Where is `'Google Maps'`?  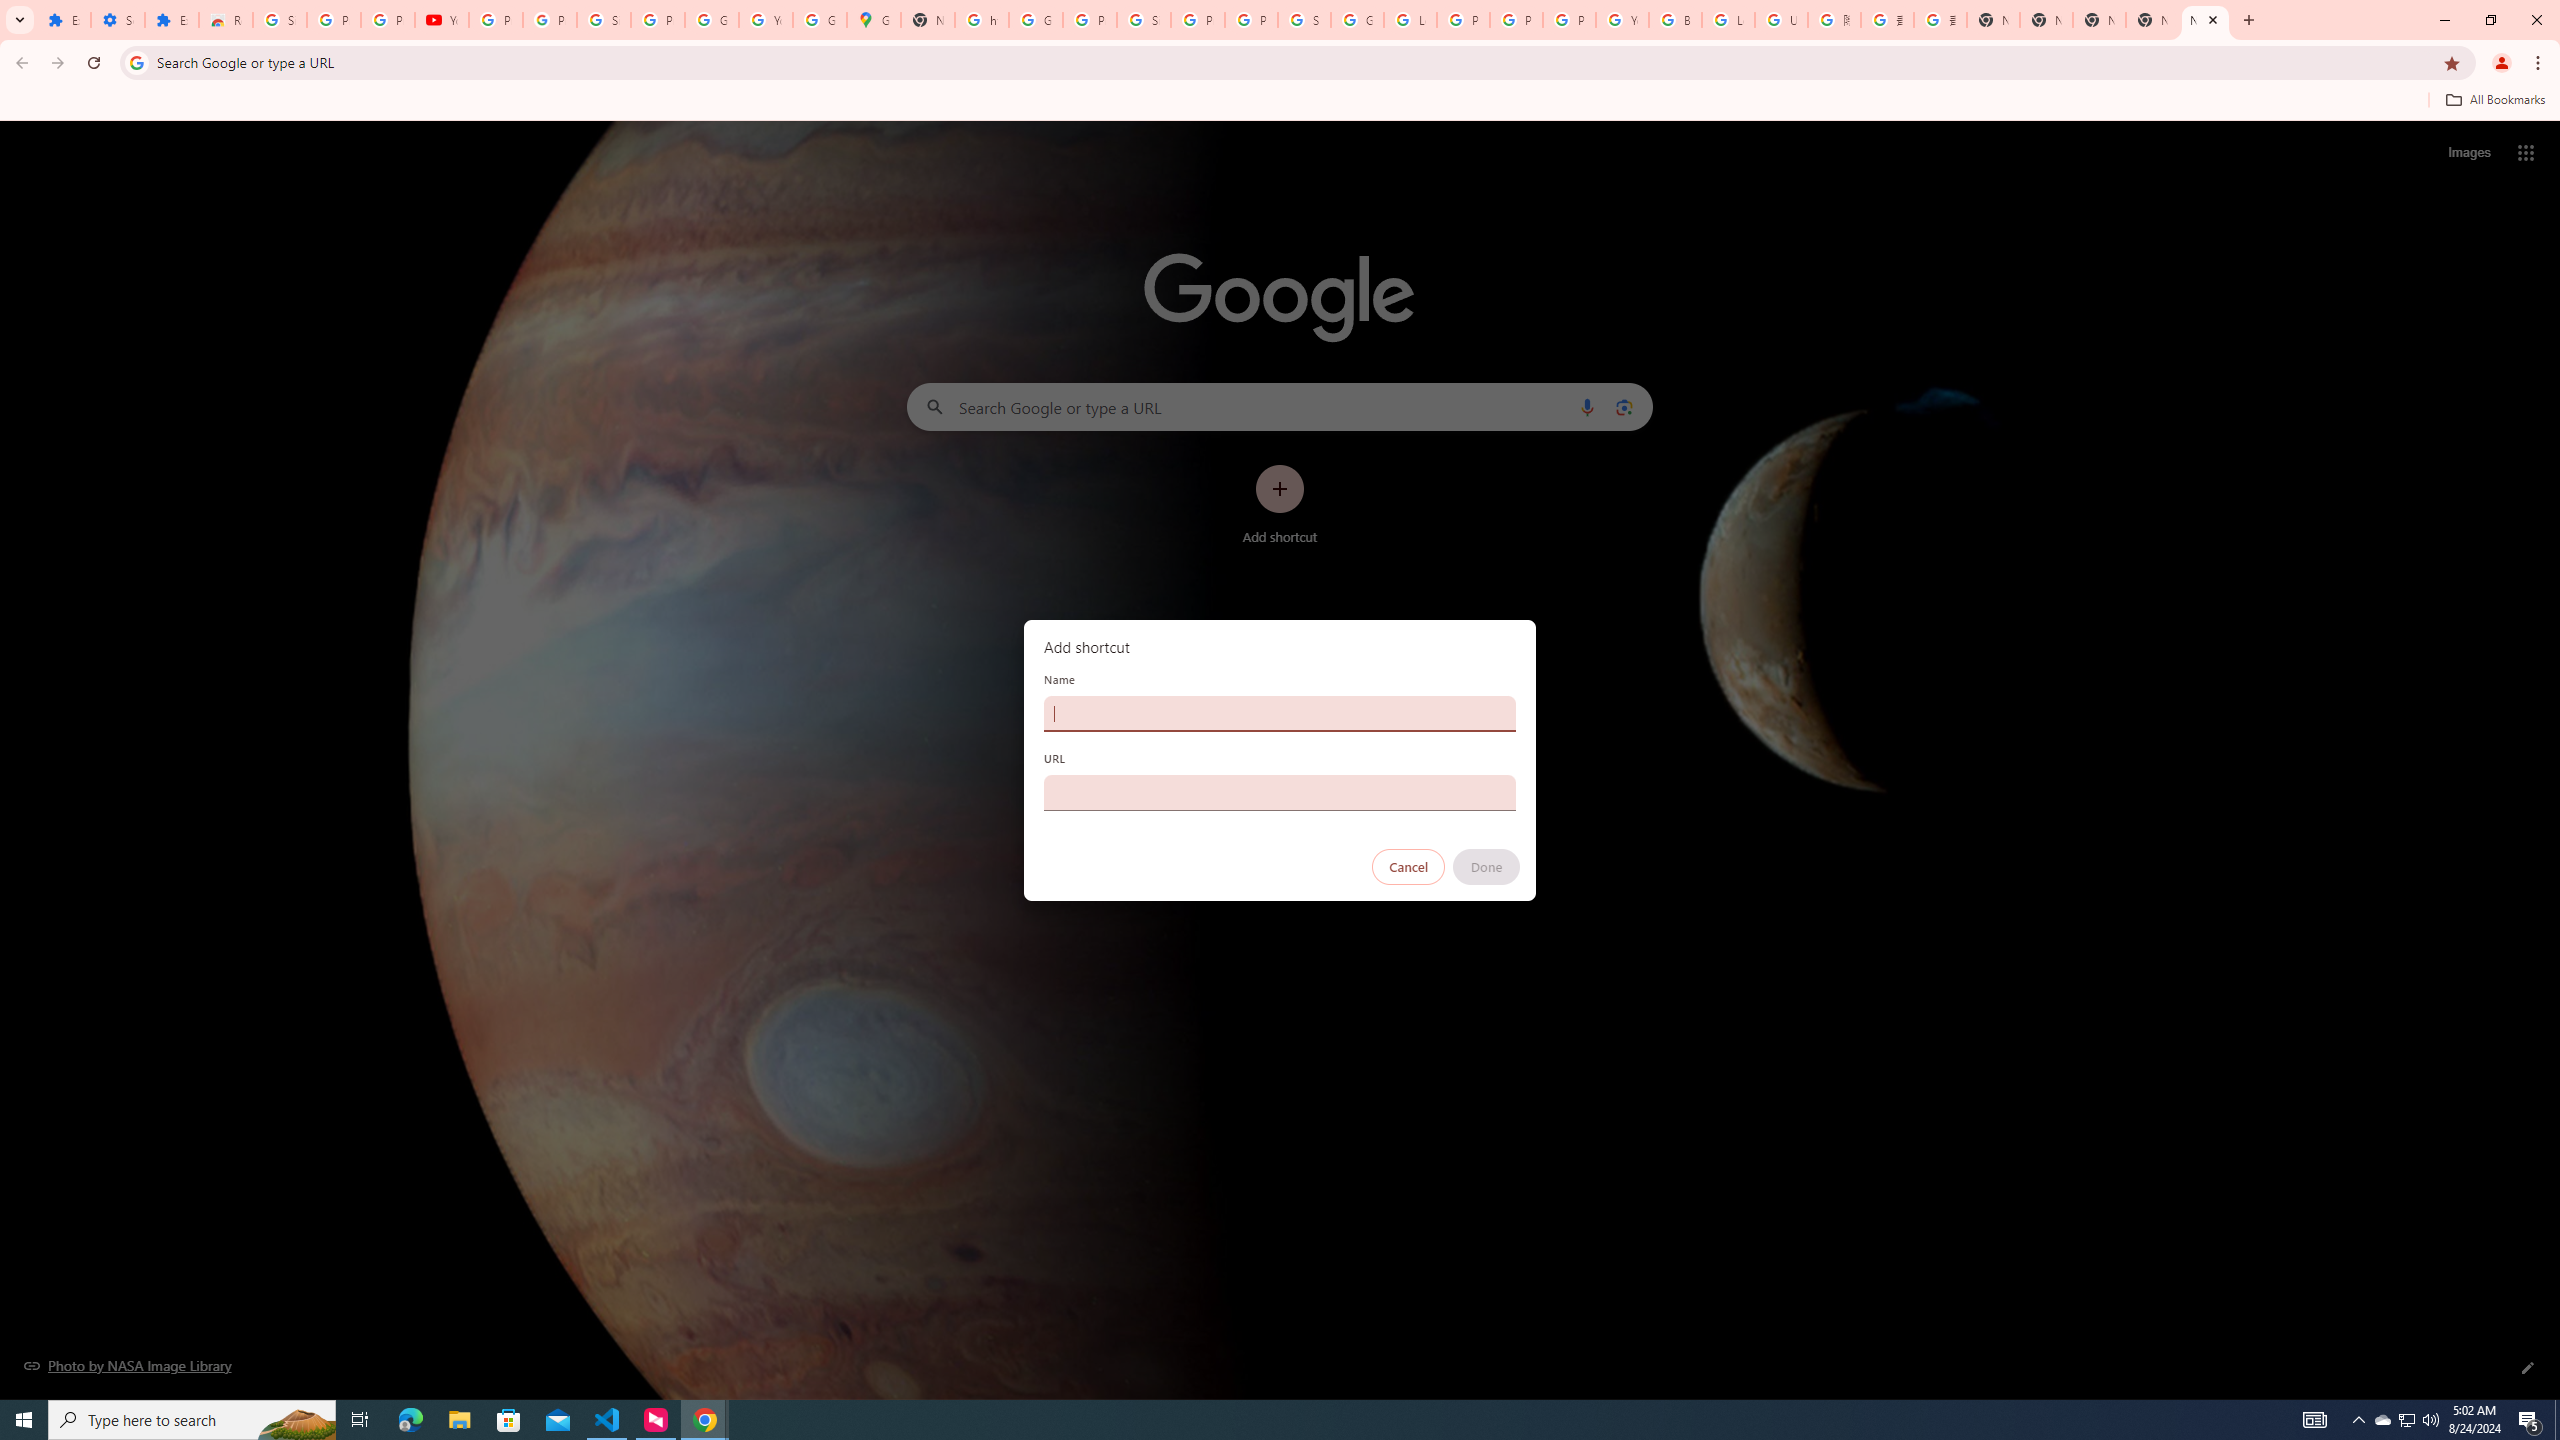
'Google Maps' is located at coordinates (872, 19).